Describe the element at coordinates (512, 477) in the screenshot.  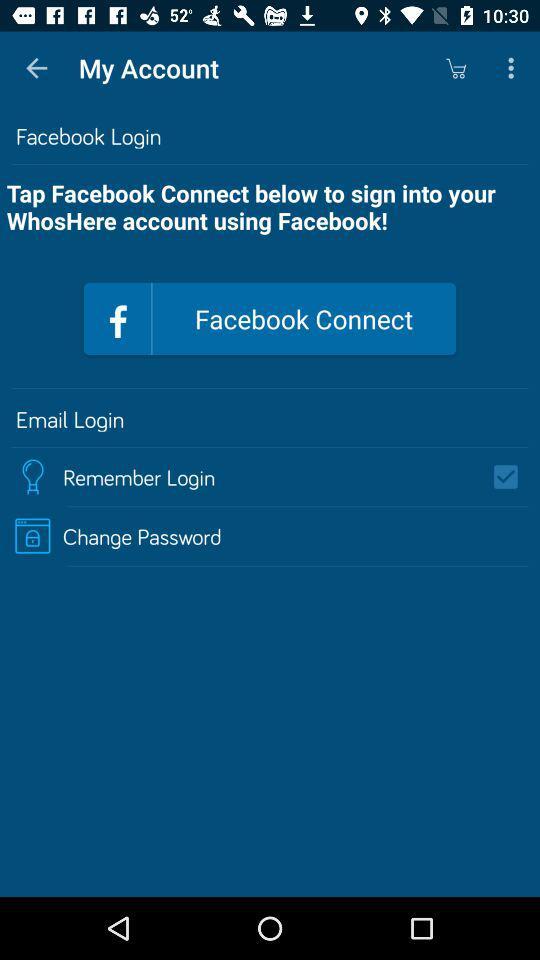
I see `login info` at that location.